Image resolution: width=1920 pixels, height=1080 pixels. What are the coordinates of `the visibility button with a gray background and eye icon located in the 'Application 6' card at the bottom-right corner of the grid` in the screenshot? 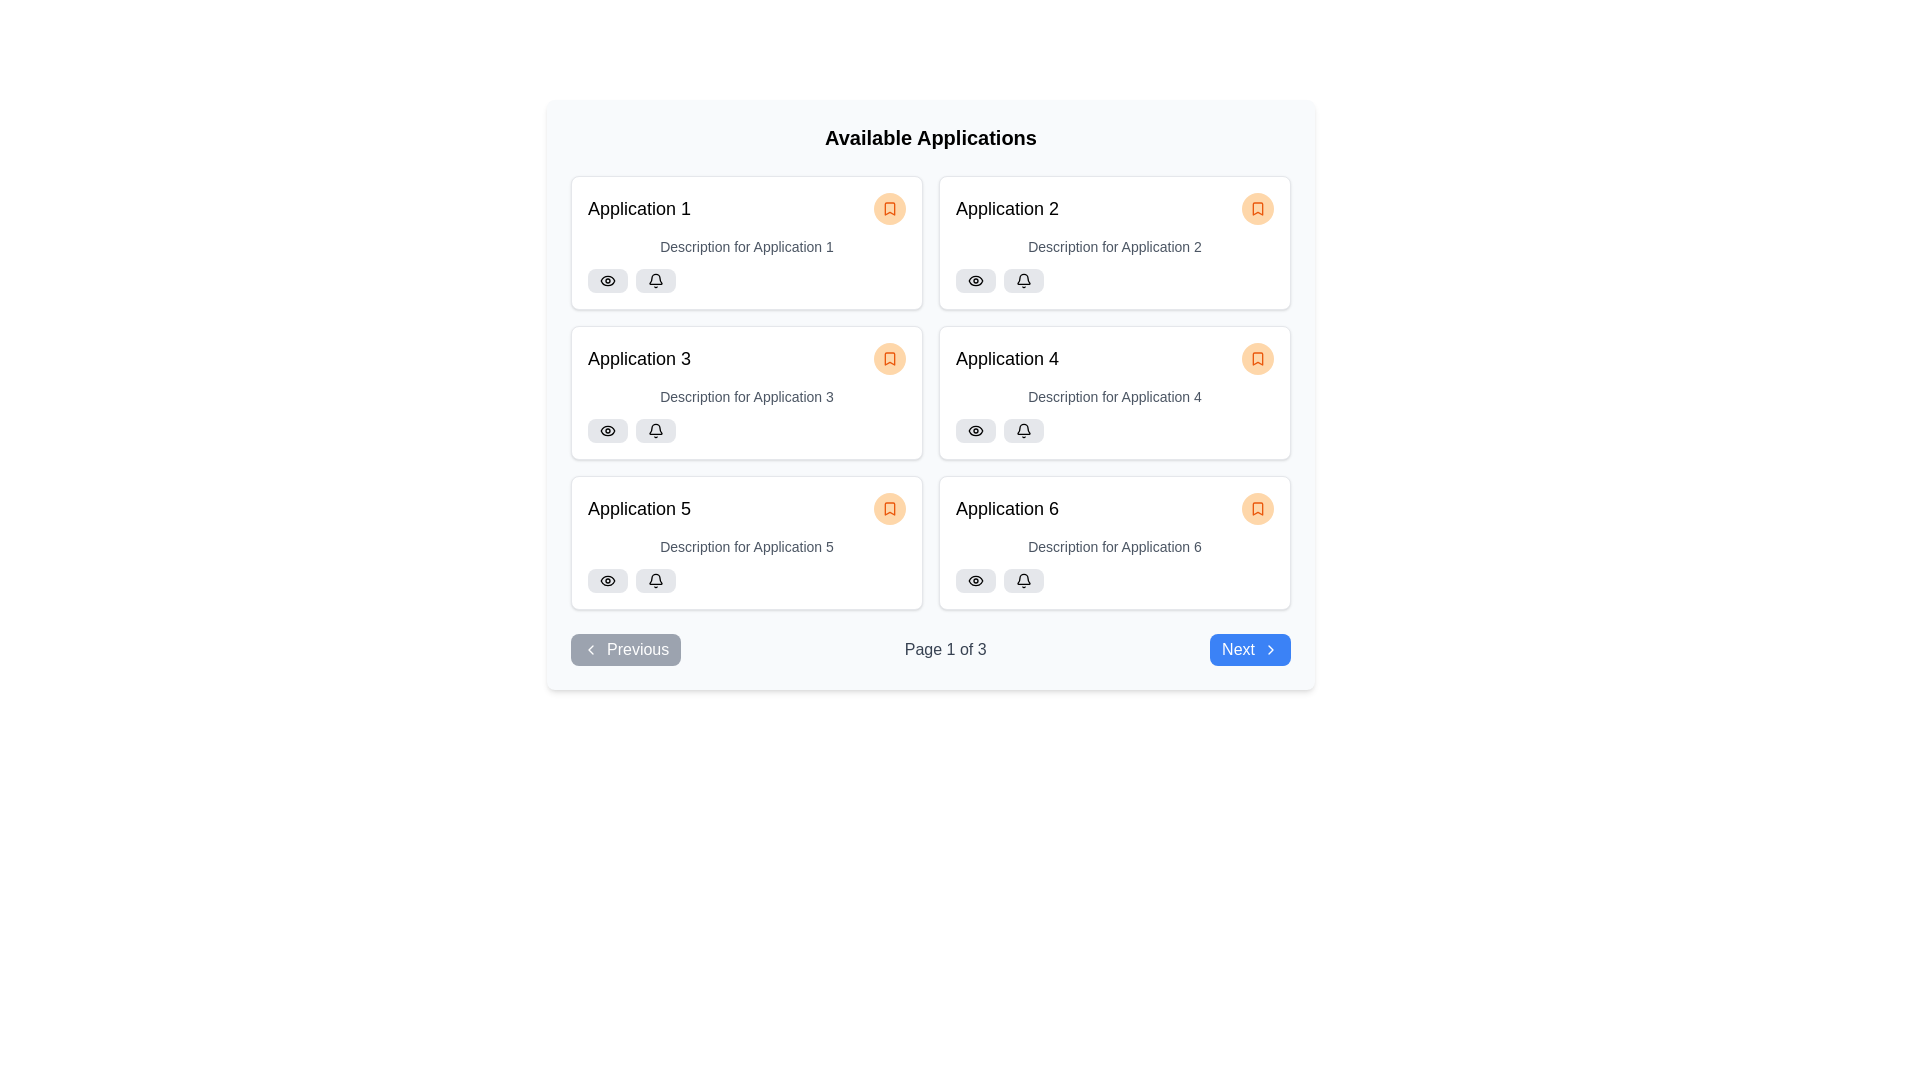 It's located at (975, 581).